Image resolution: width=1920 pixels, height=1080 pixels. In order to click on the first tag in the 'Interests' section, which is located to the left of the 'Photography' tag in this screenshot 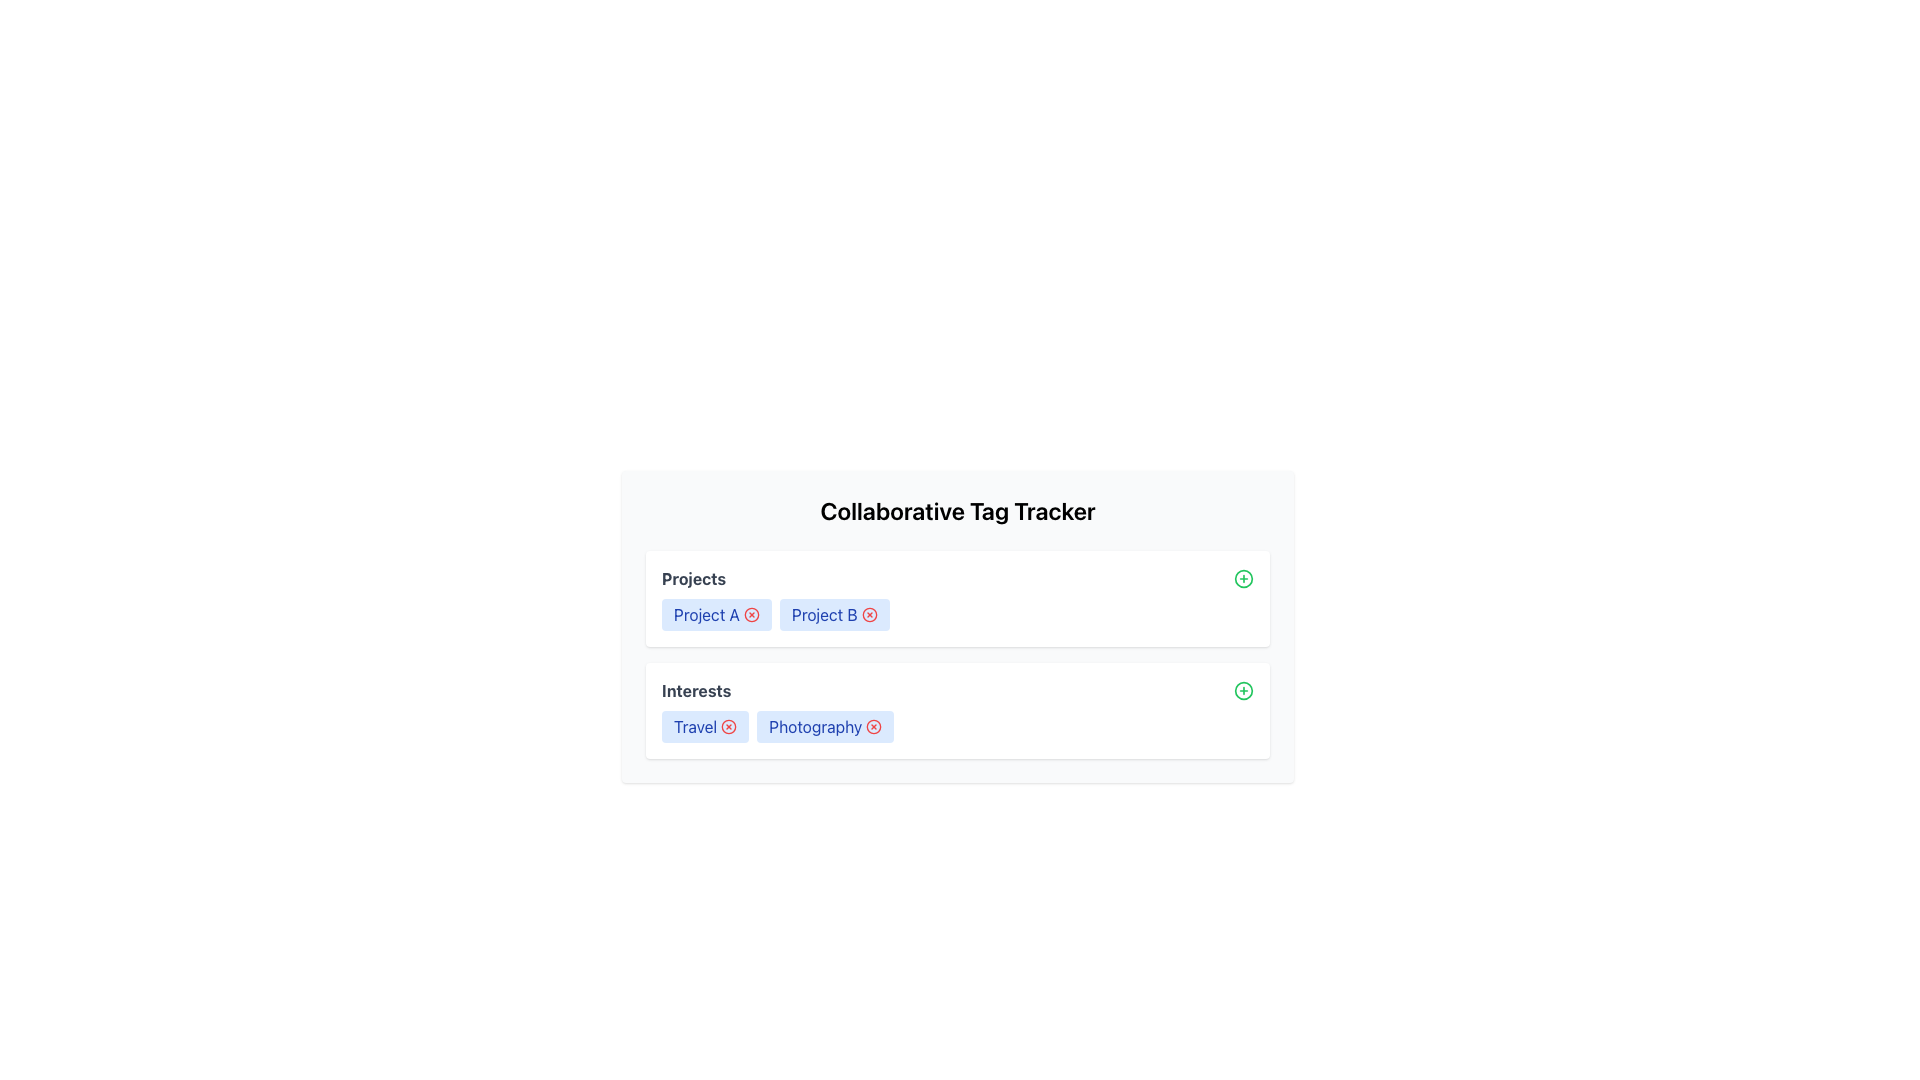, I will do `click(705, 726)`.